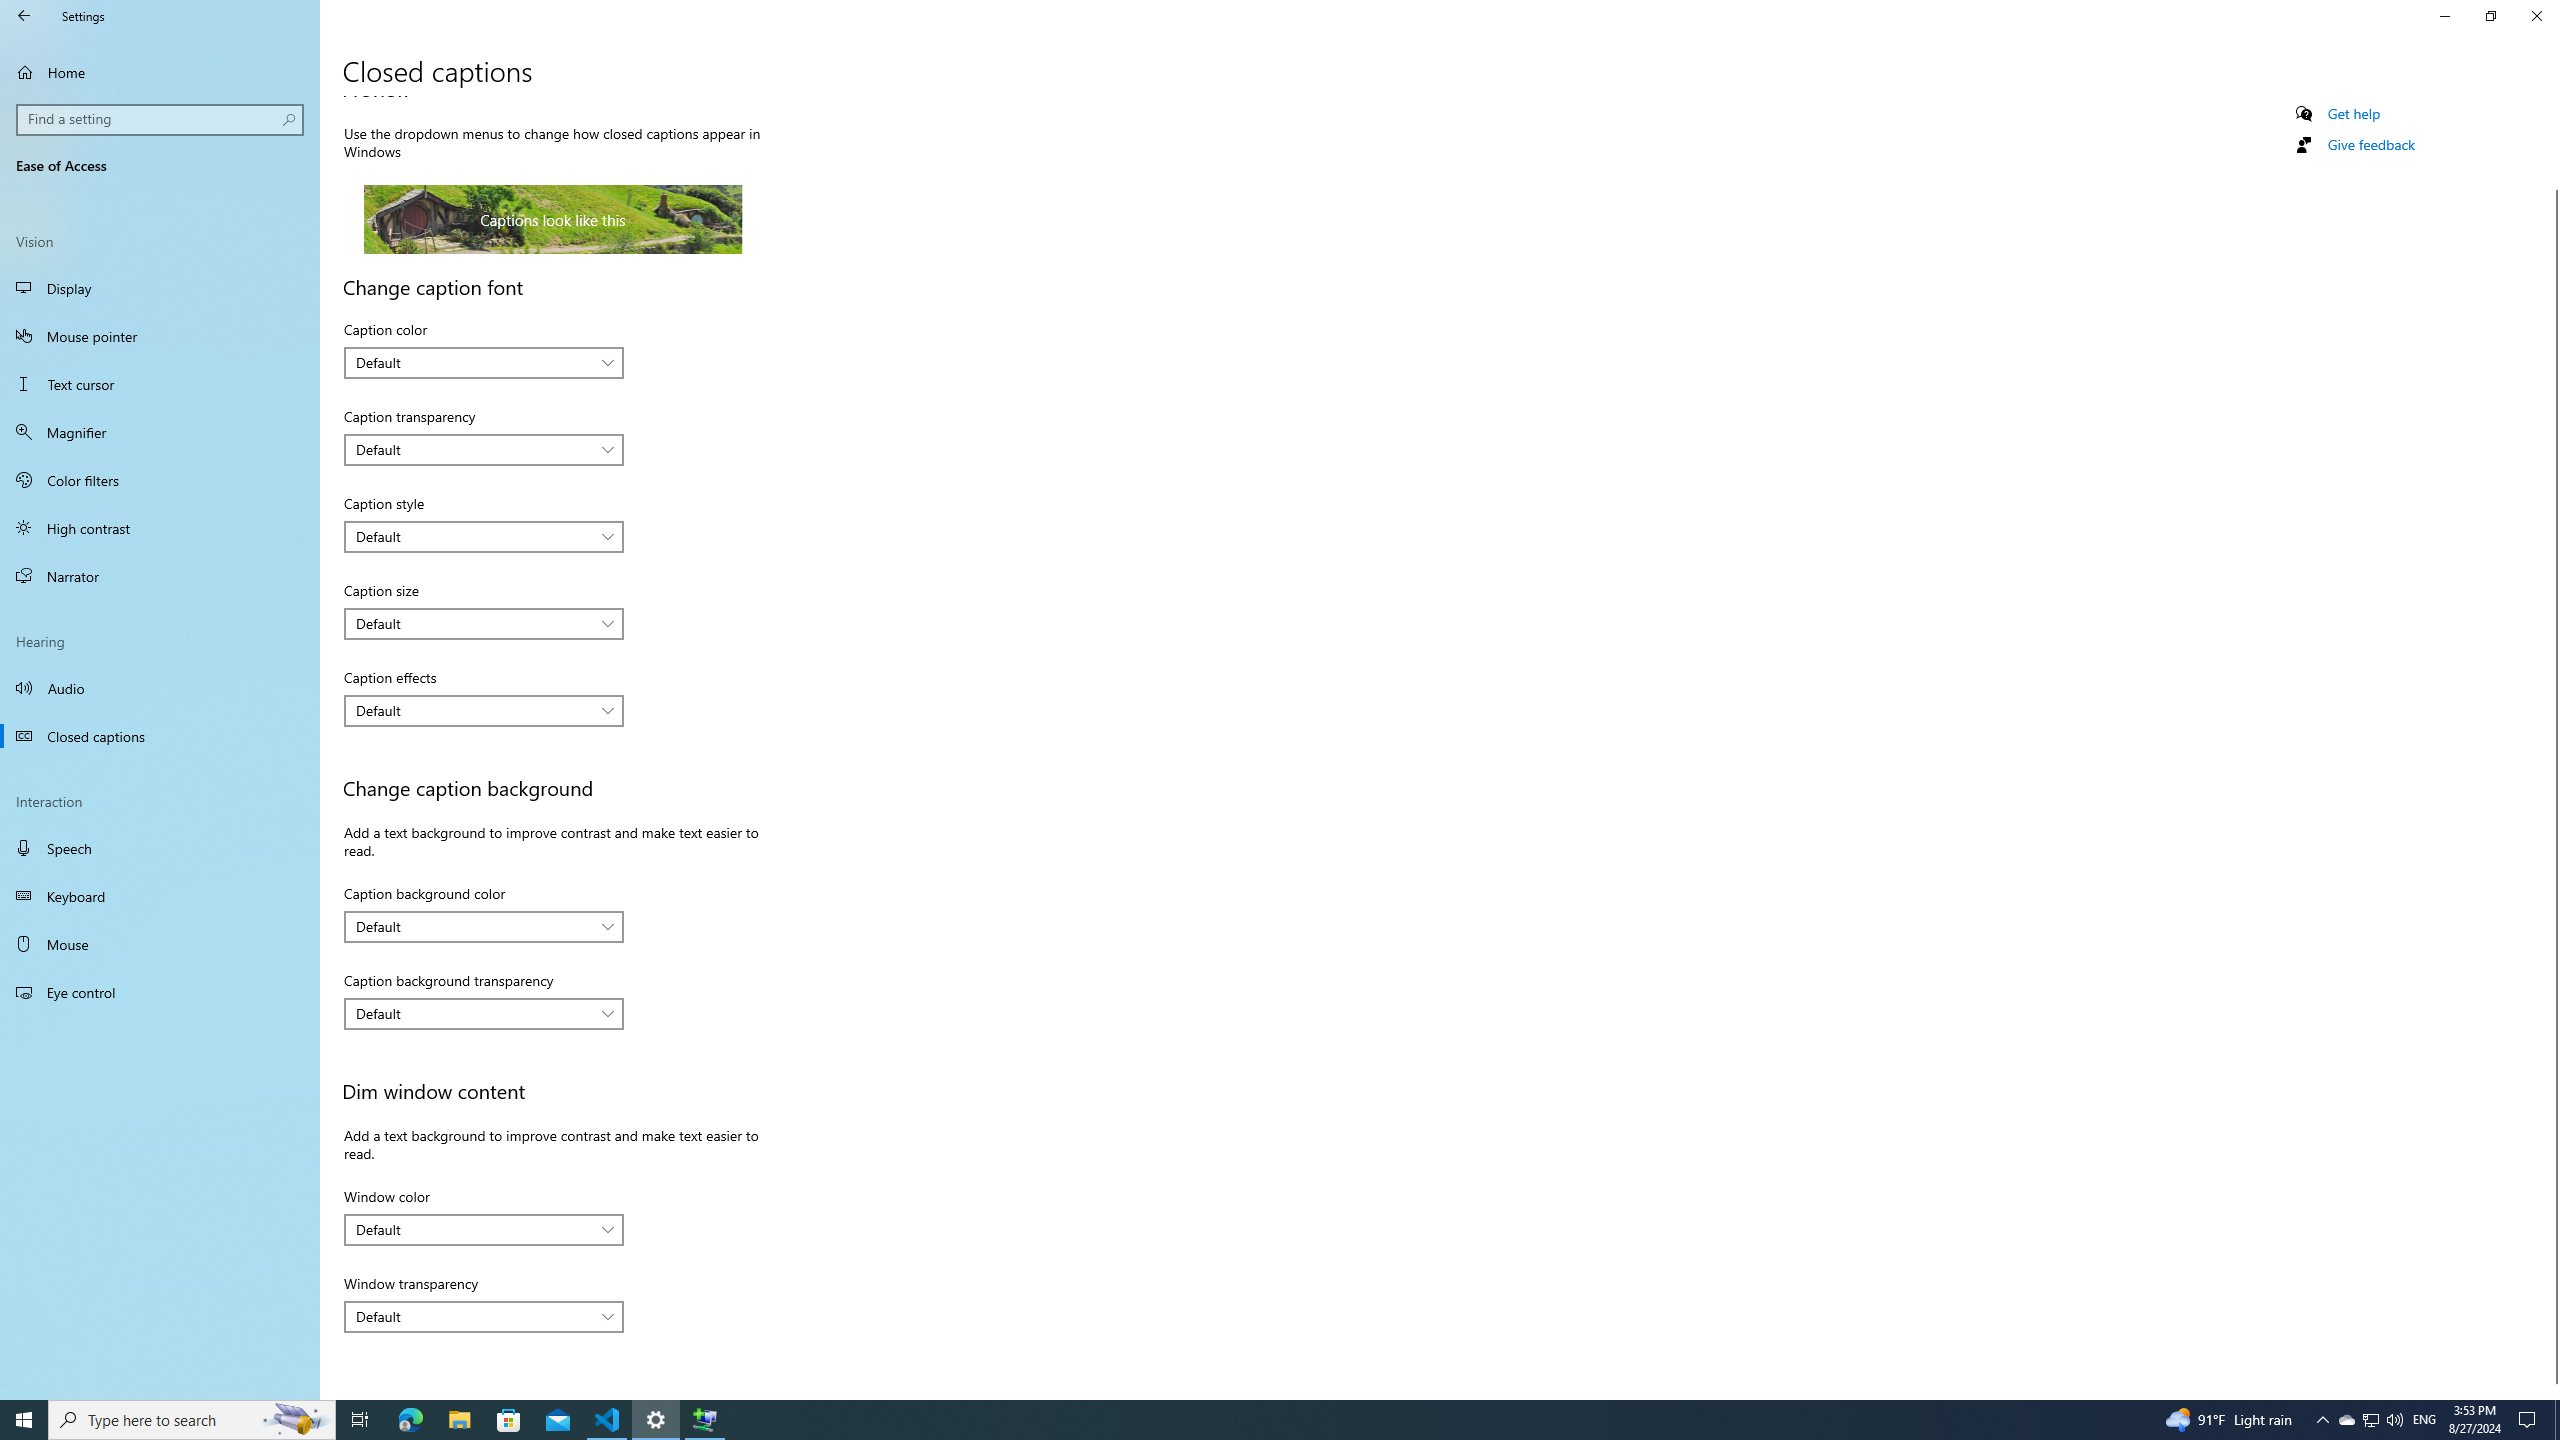 The height and width of the screenshot is (1440, 2560). What do you see at coordinates (159, 991) in the screenshot?
I see `'Eye control'` at bounding box center [159, 991].